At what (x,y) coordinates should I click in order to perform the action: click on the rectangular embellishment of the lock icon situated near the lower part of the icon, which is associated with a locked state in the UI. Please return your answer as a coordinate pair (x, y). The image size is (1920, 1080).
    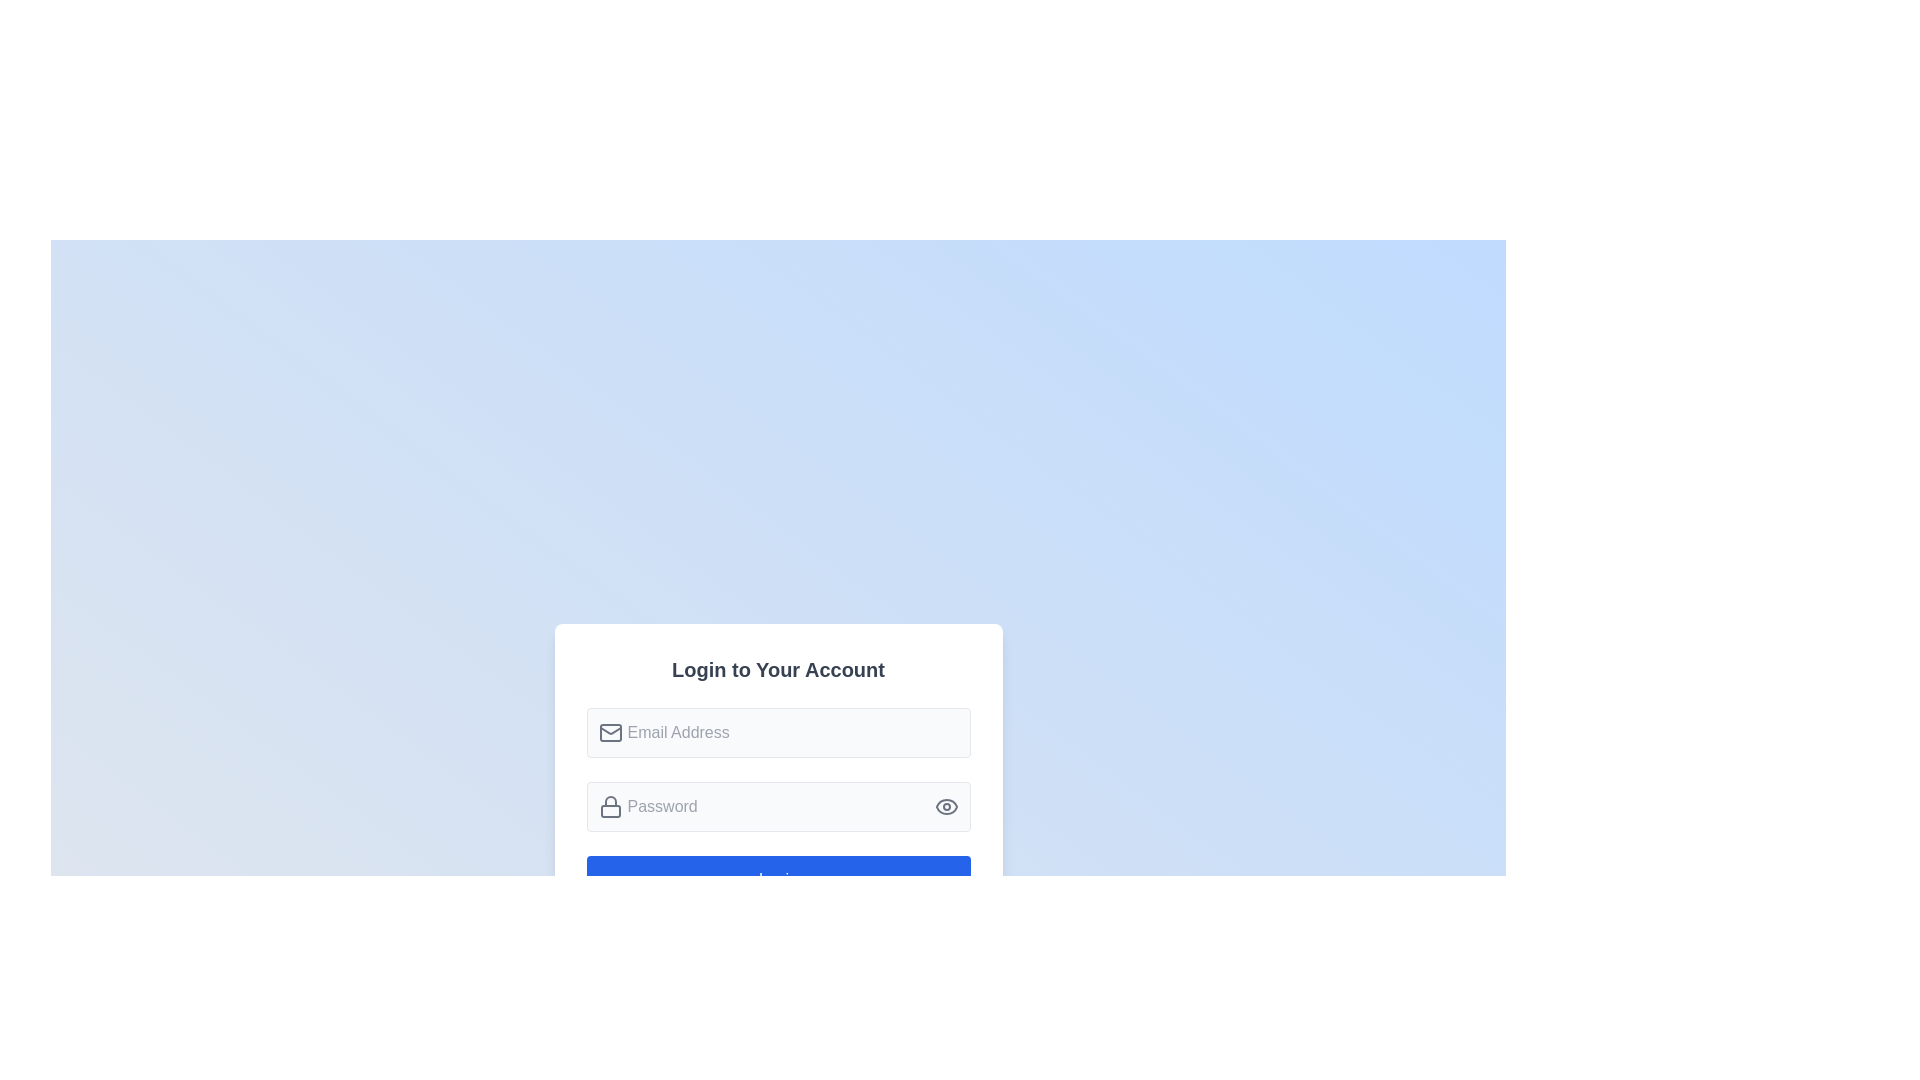
    Looking at the image, I should click on (609, 811).